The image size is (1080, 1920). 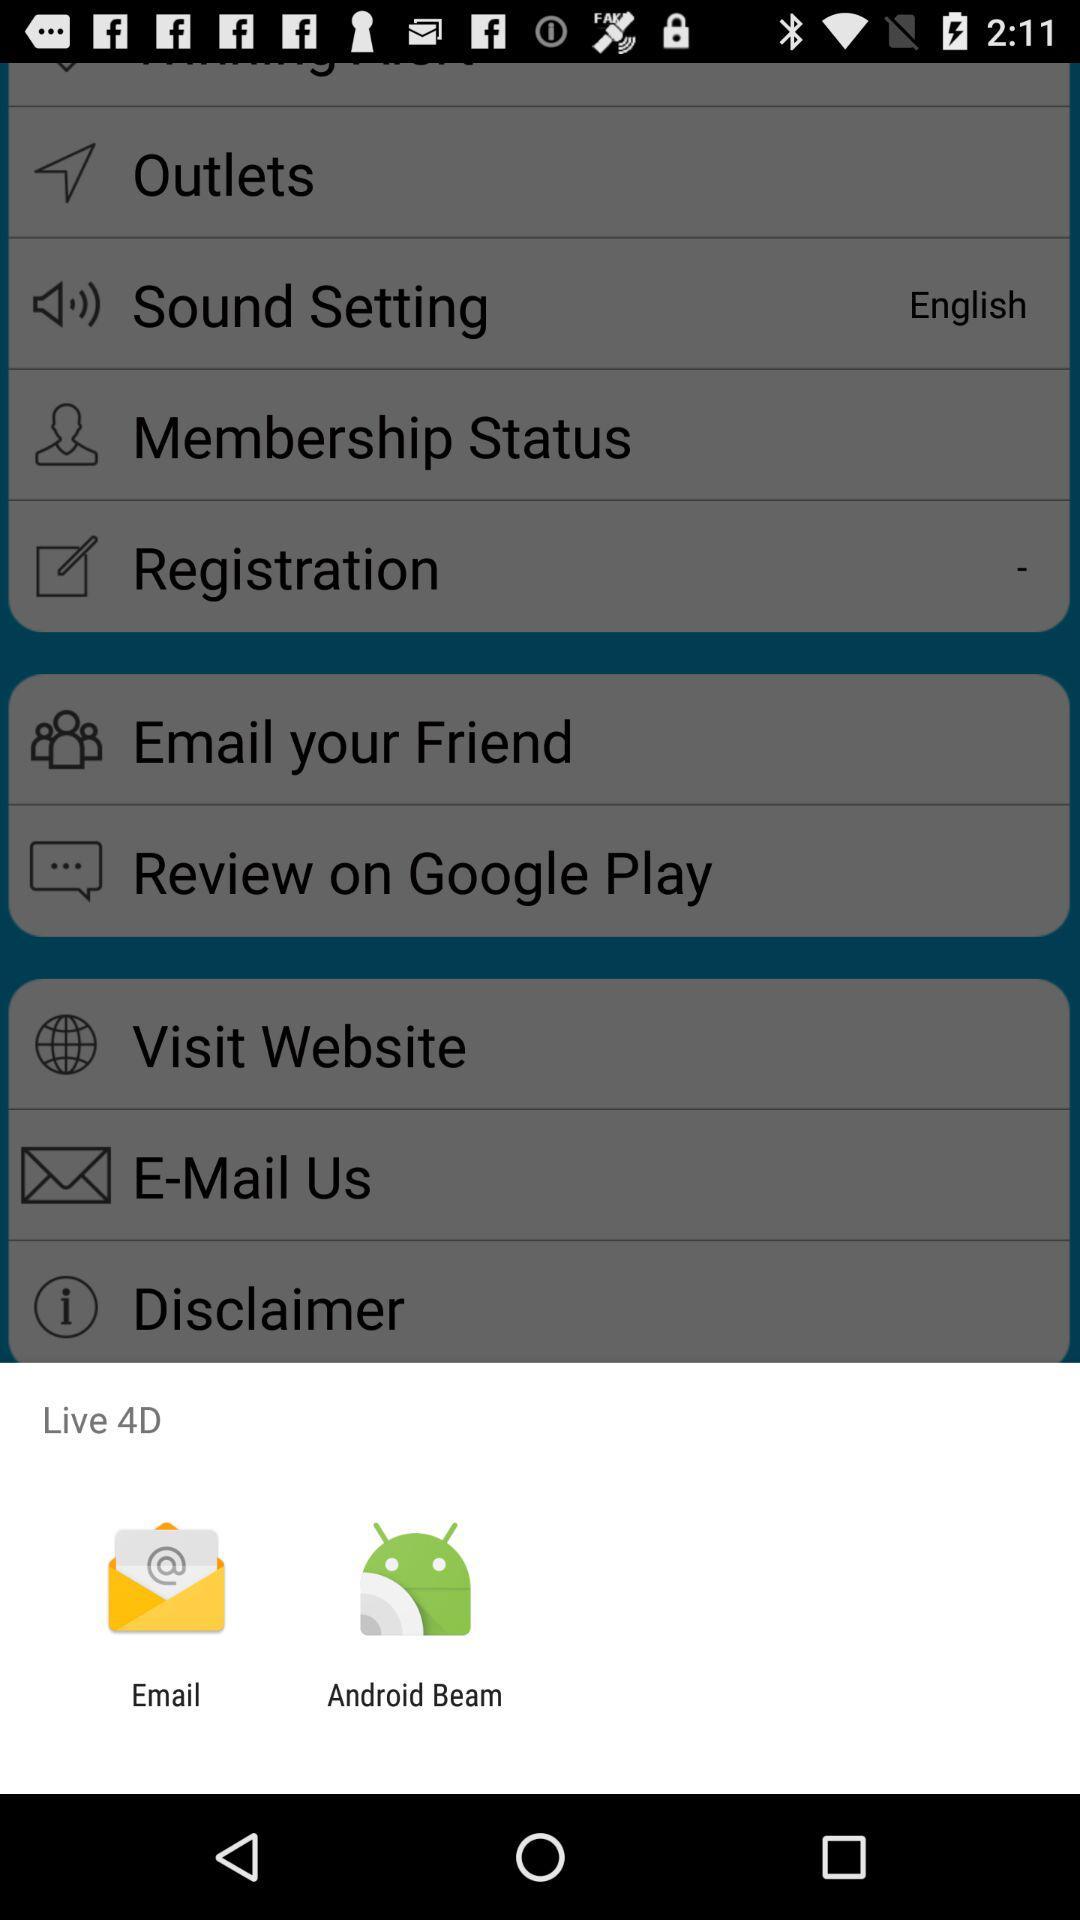 I want to click on android beam app, so click(x=414, y=1711).